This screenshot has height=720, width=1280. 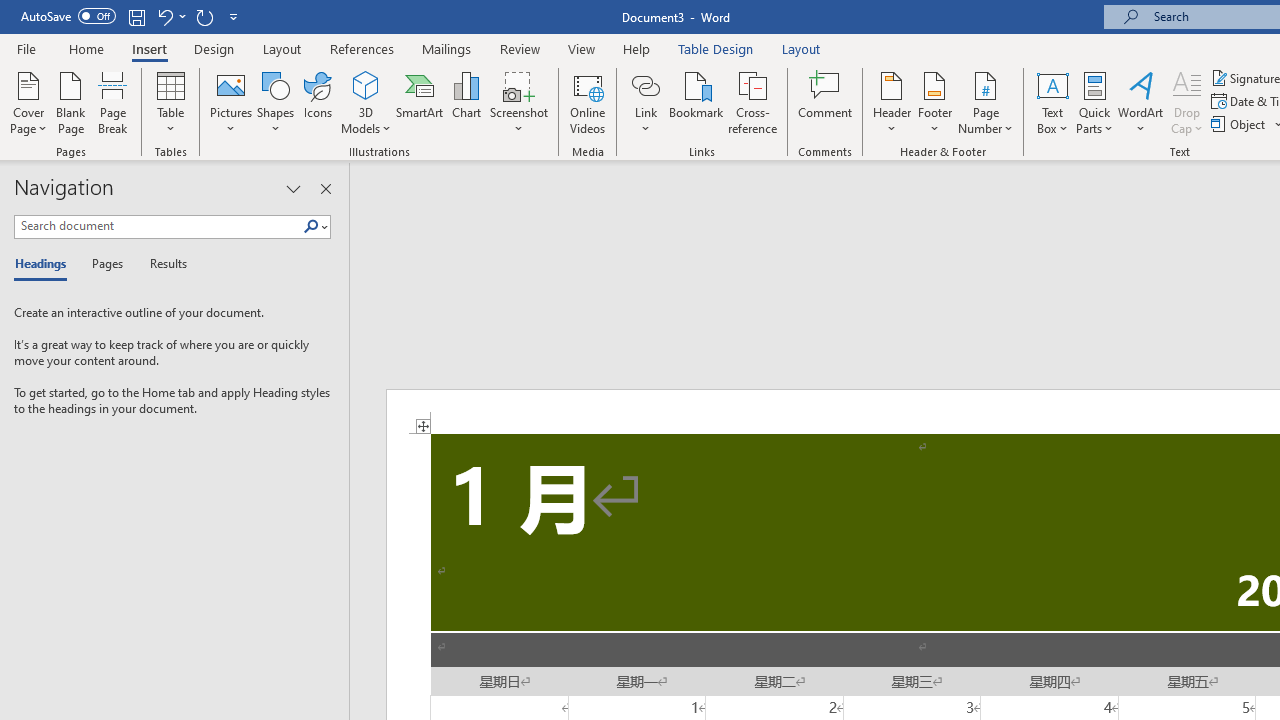 I want to click on 'Shapes', so click(x=274, y=103).